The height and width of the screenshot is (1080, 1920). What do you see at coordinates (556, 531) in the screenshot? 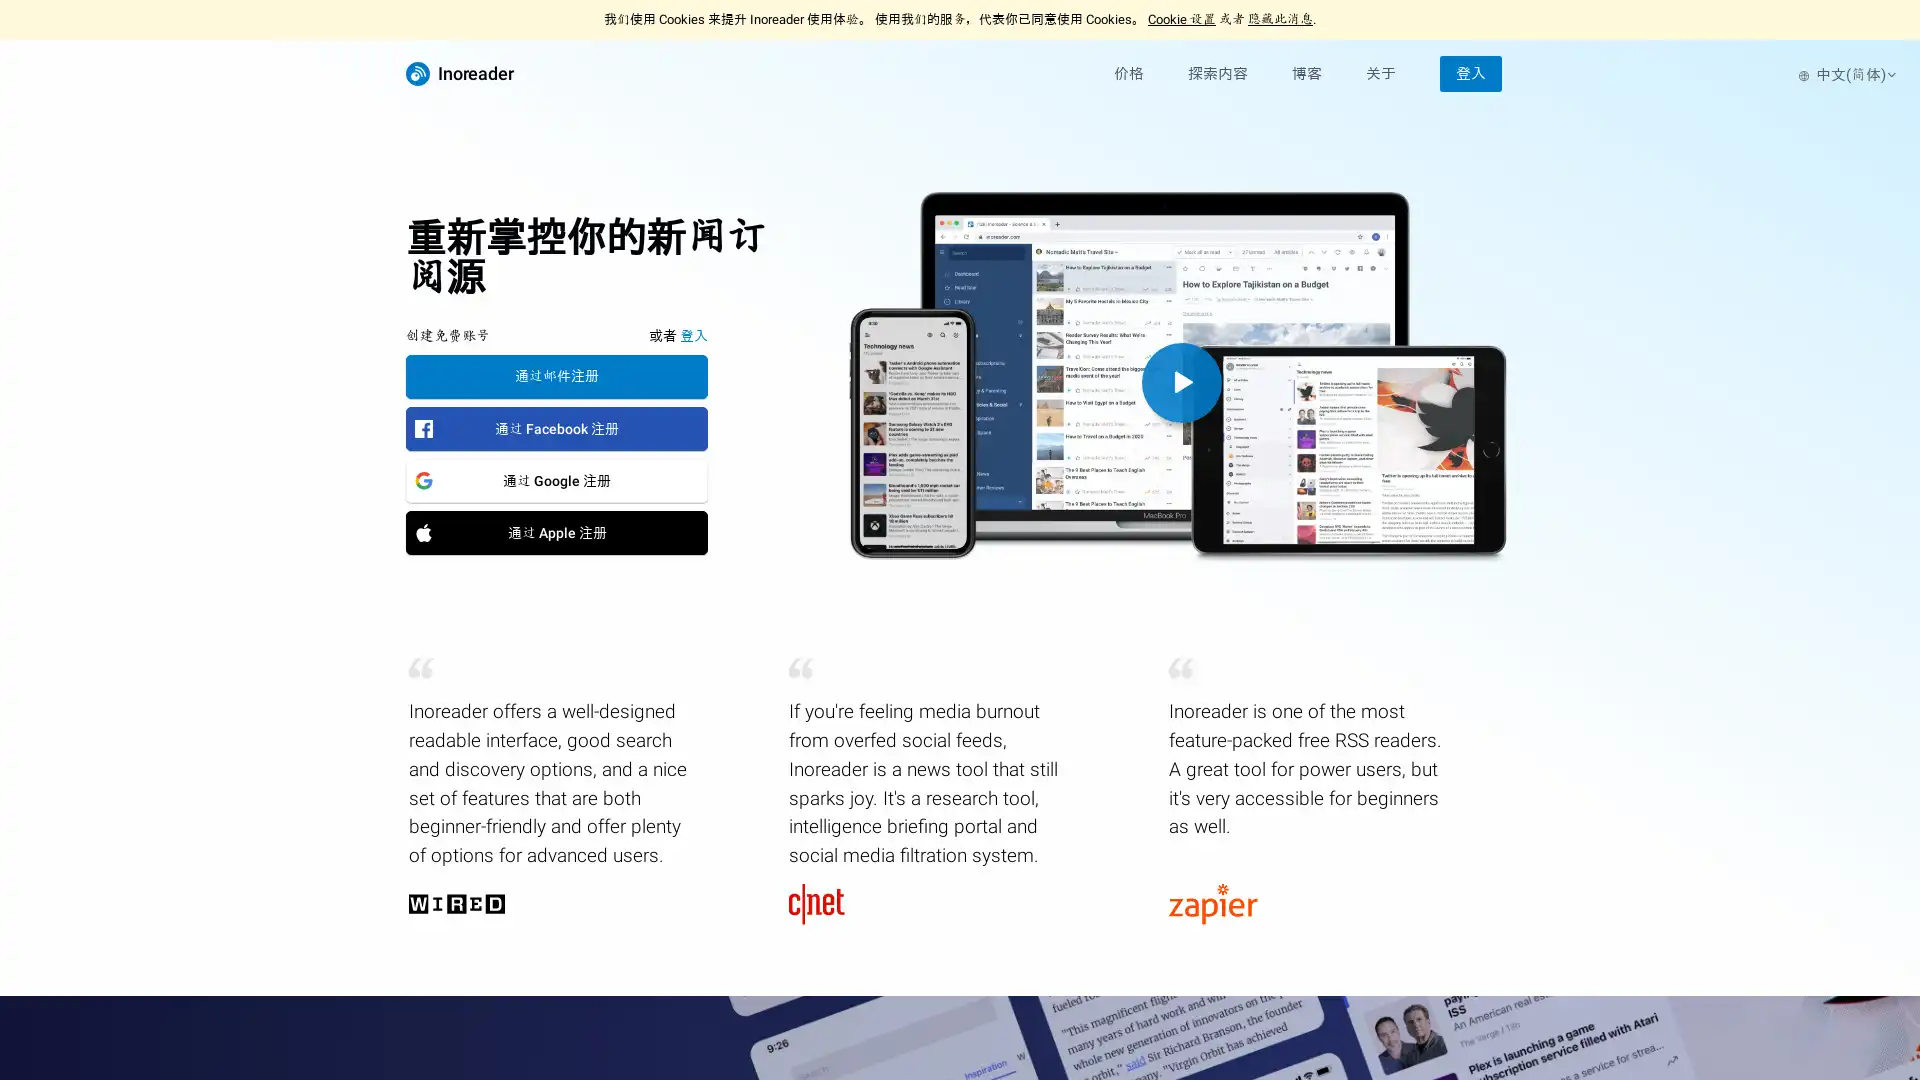
I see `Apple` at bounding box center [556, 531].